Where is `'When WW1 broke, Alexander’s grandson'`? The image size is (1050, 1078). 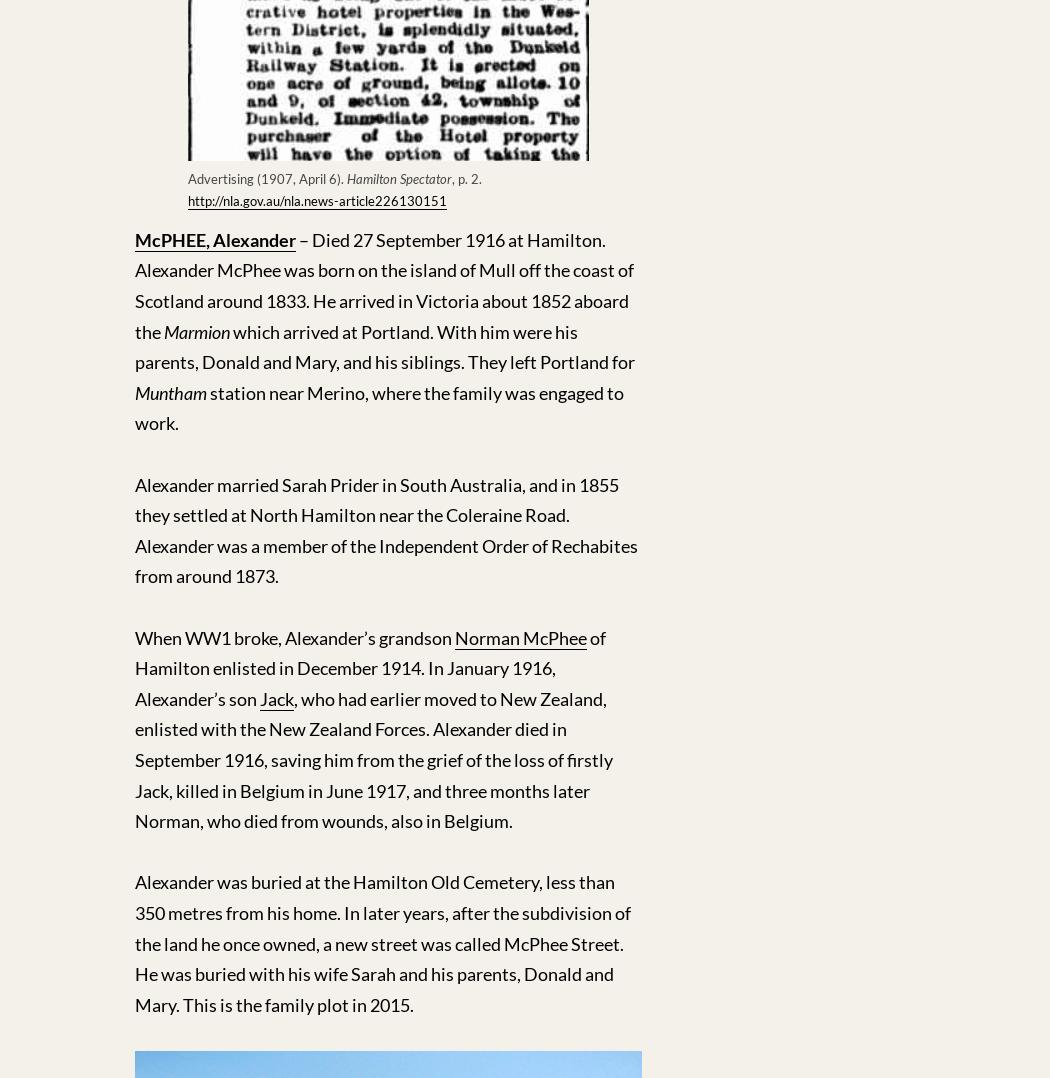
'When WW1 broke, Alexander’s grandson' is located at coordinates (294, 635).